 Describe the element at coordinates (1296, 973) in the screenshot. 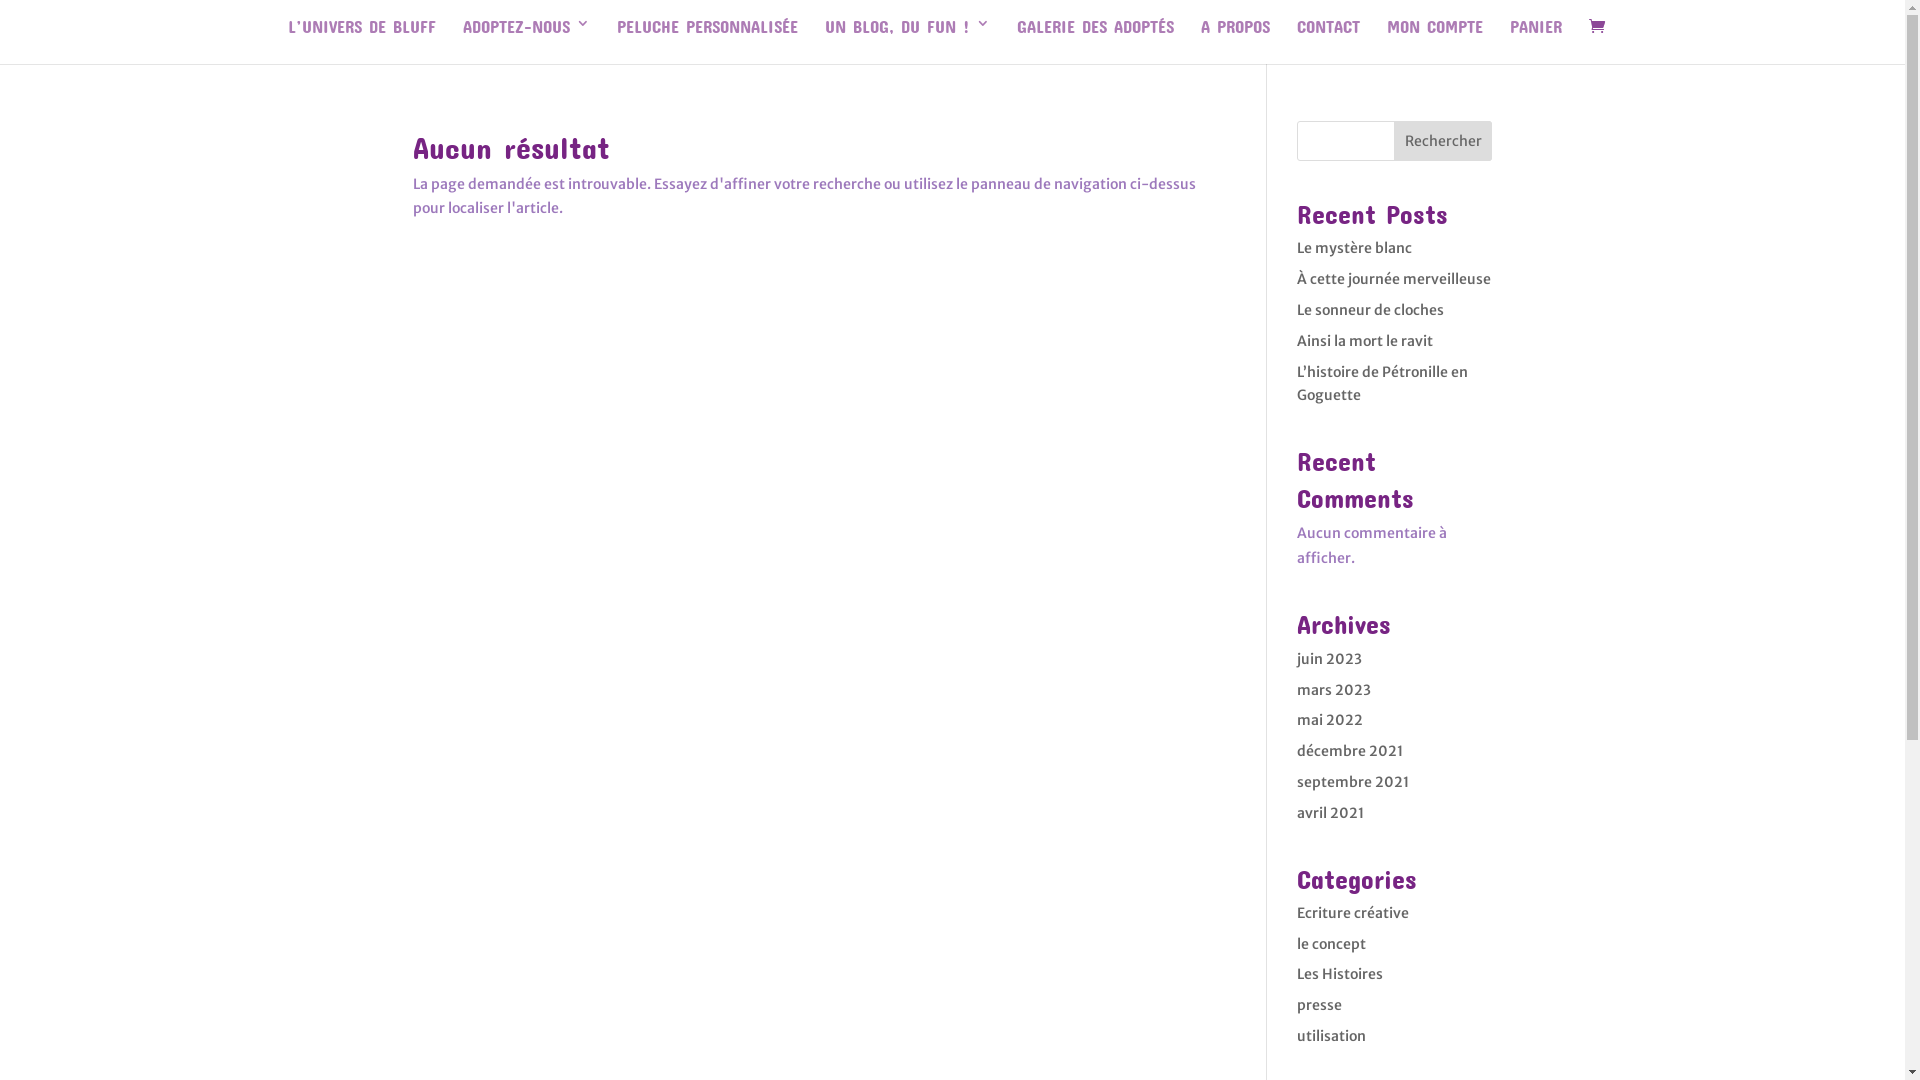

I see `'Les Histoires'` at that location.